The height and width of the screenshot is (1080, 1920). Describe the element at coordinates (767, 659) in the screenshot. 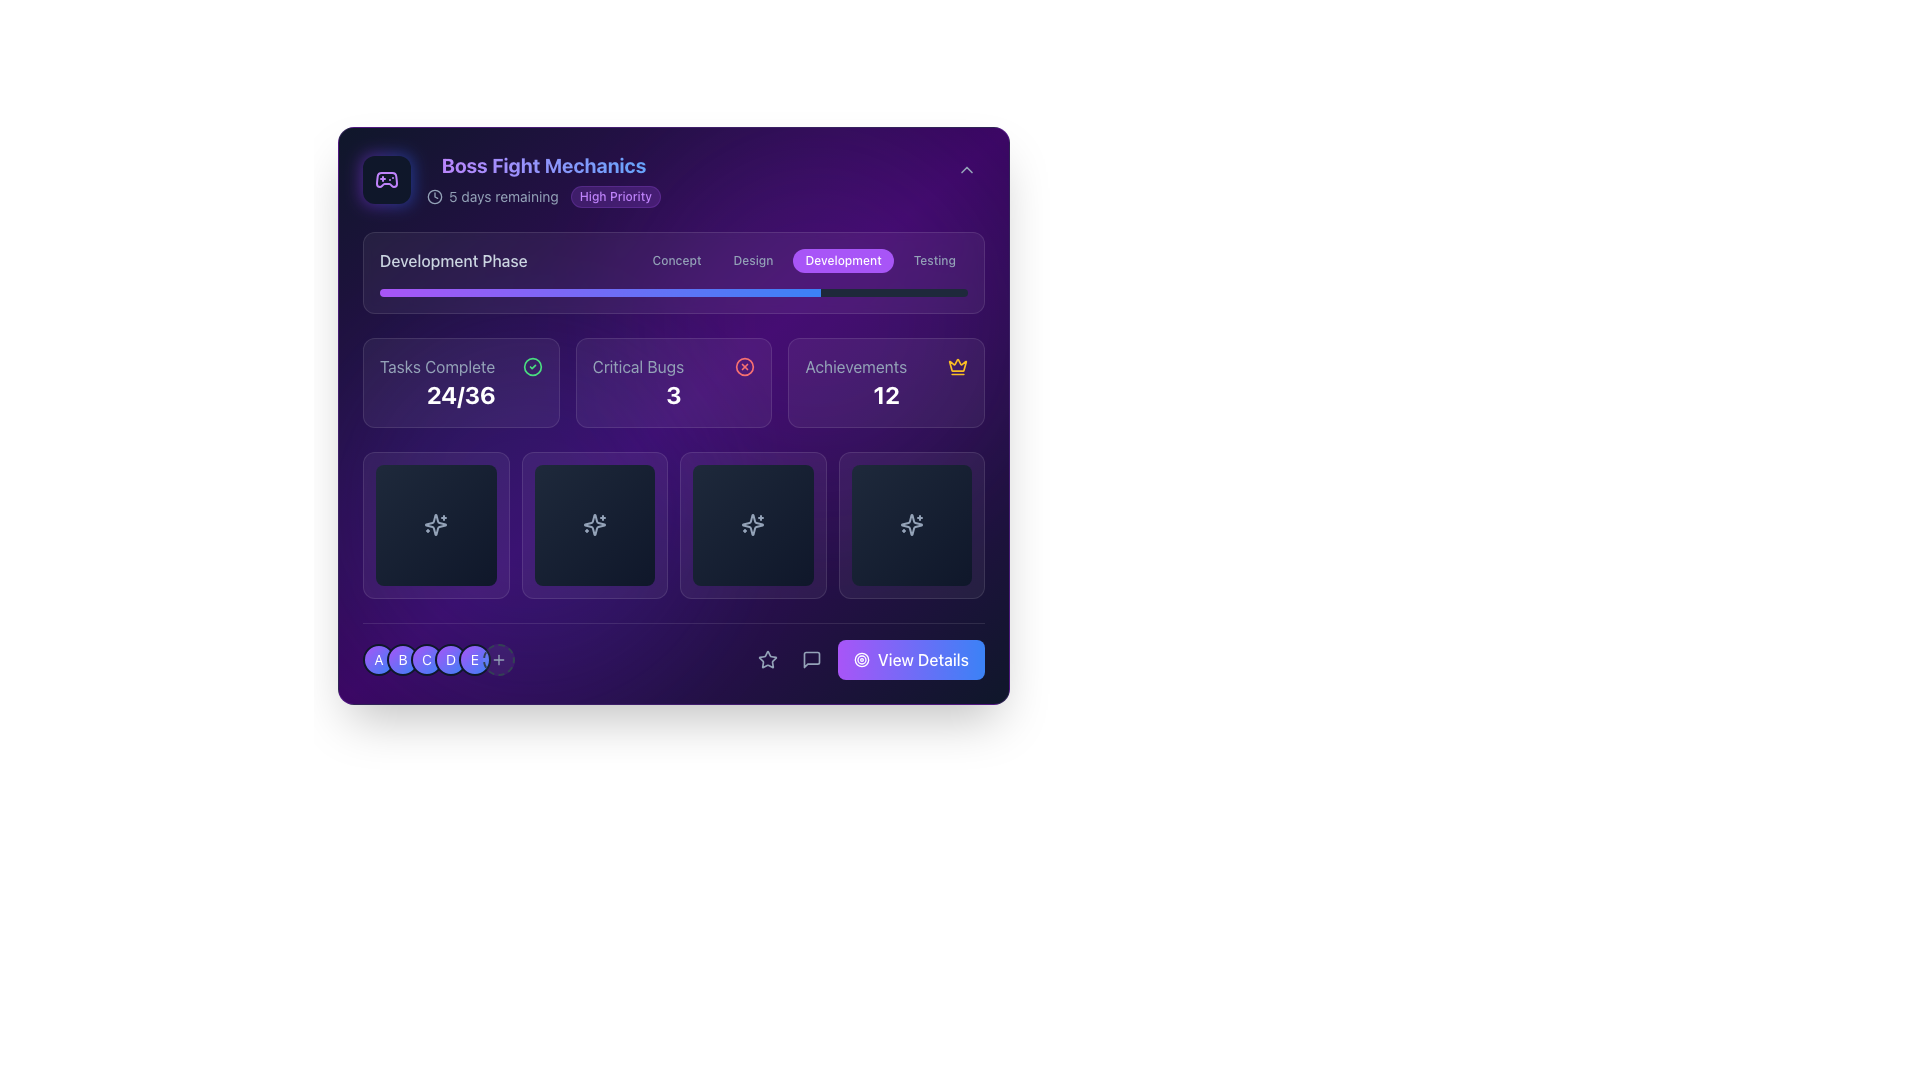

I see `the star-shaped icon located in the lower section of the card interface` at that location.